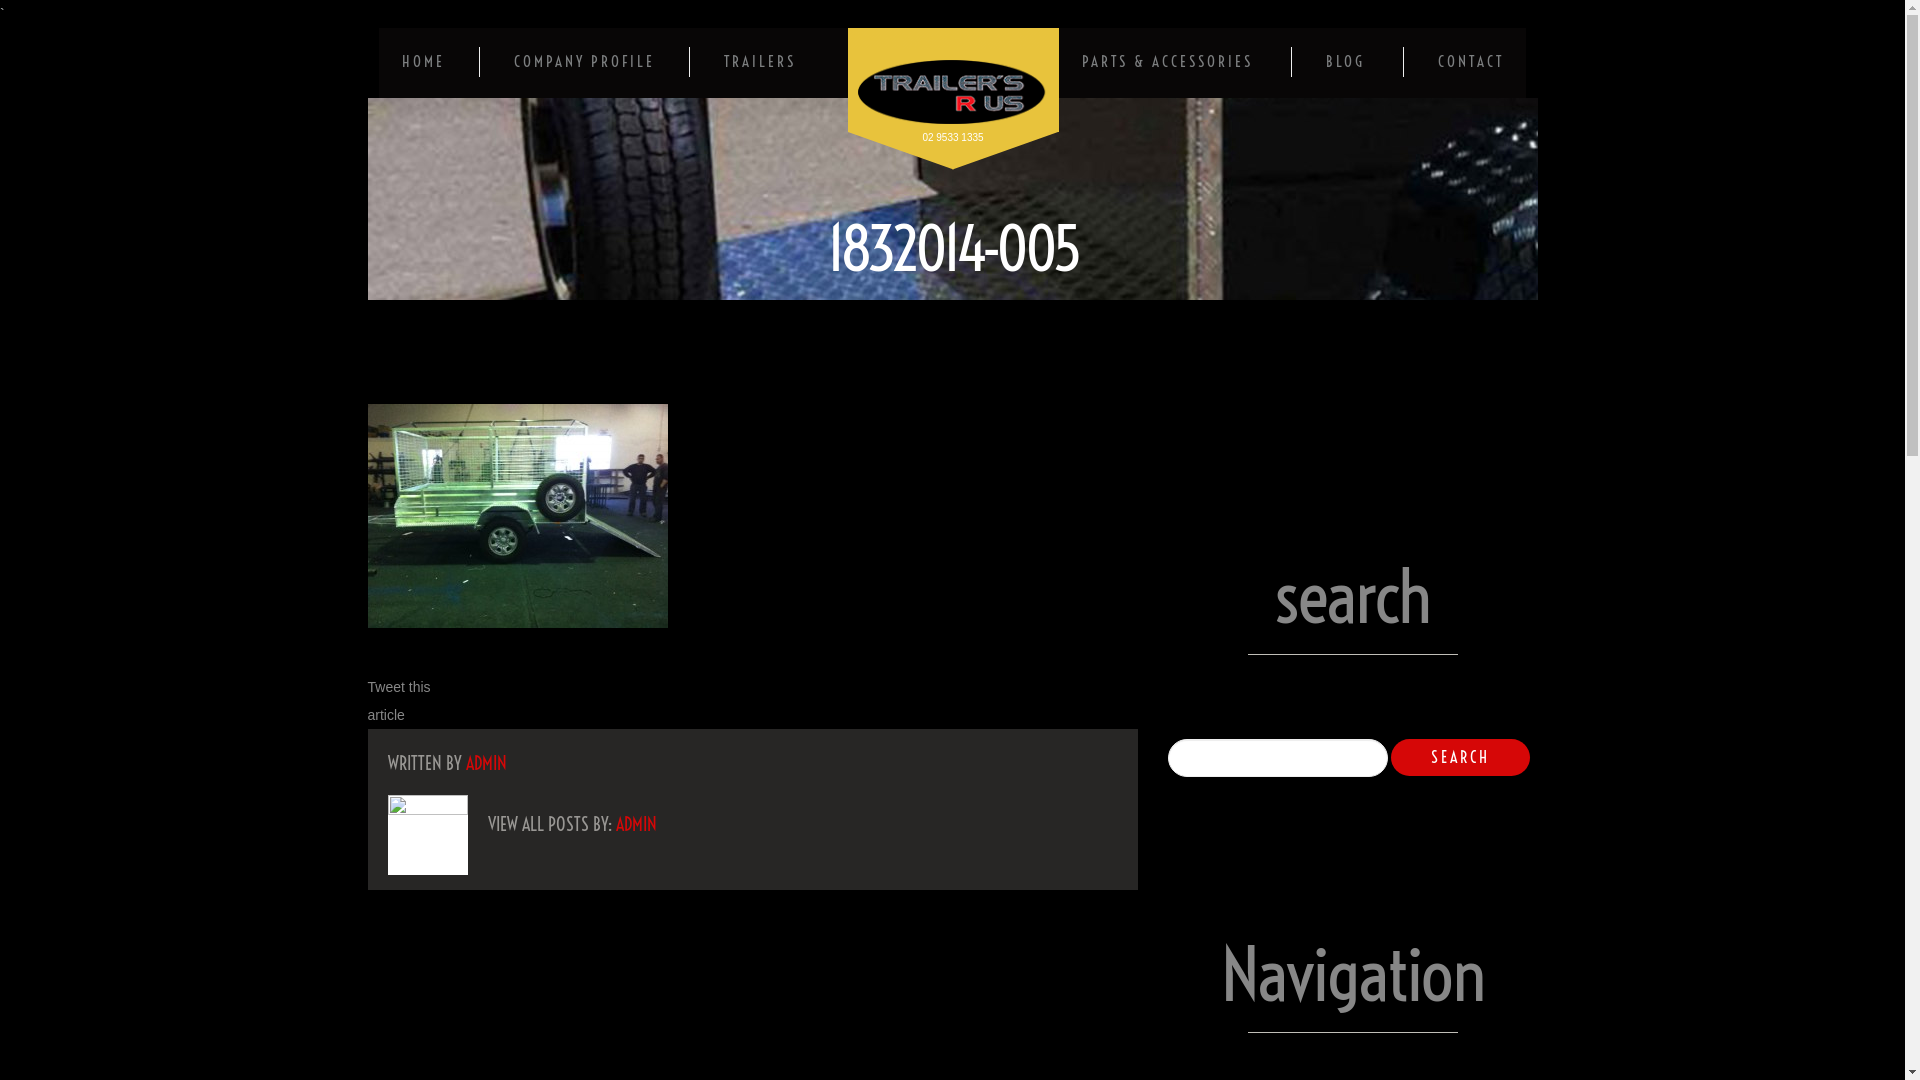 Image resolution: width=1920 pixels, height=1080 pixels. I want to click on 'ADMIN', so click(486, 763).